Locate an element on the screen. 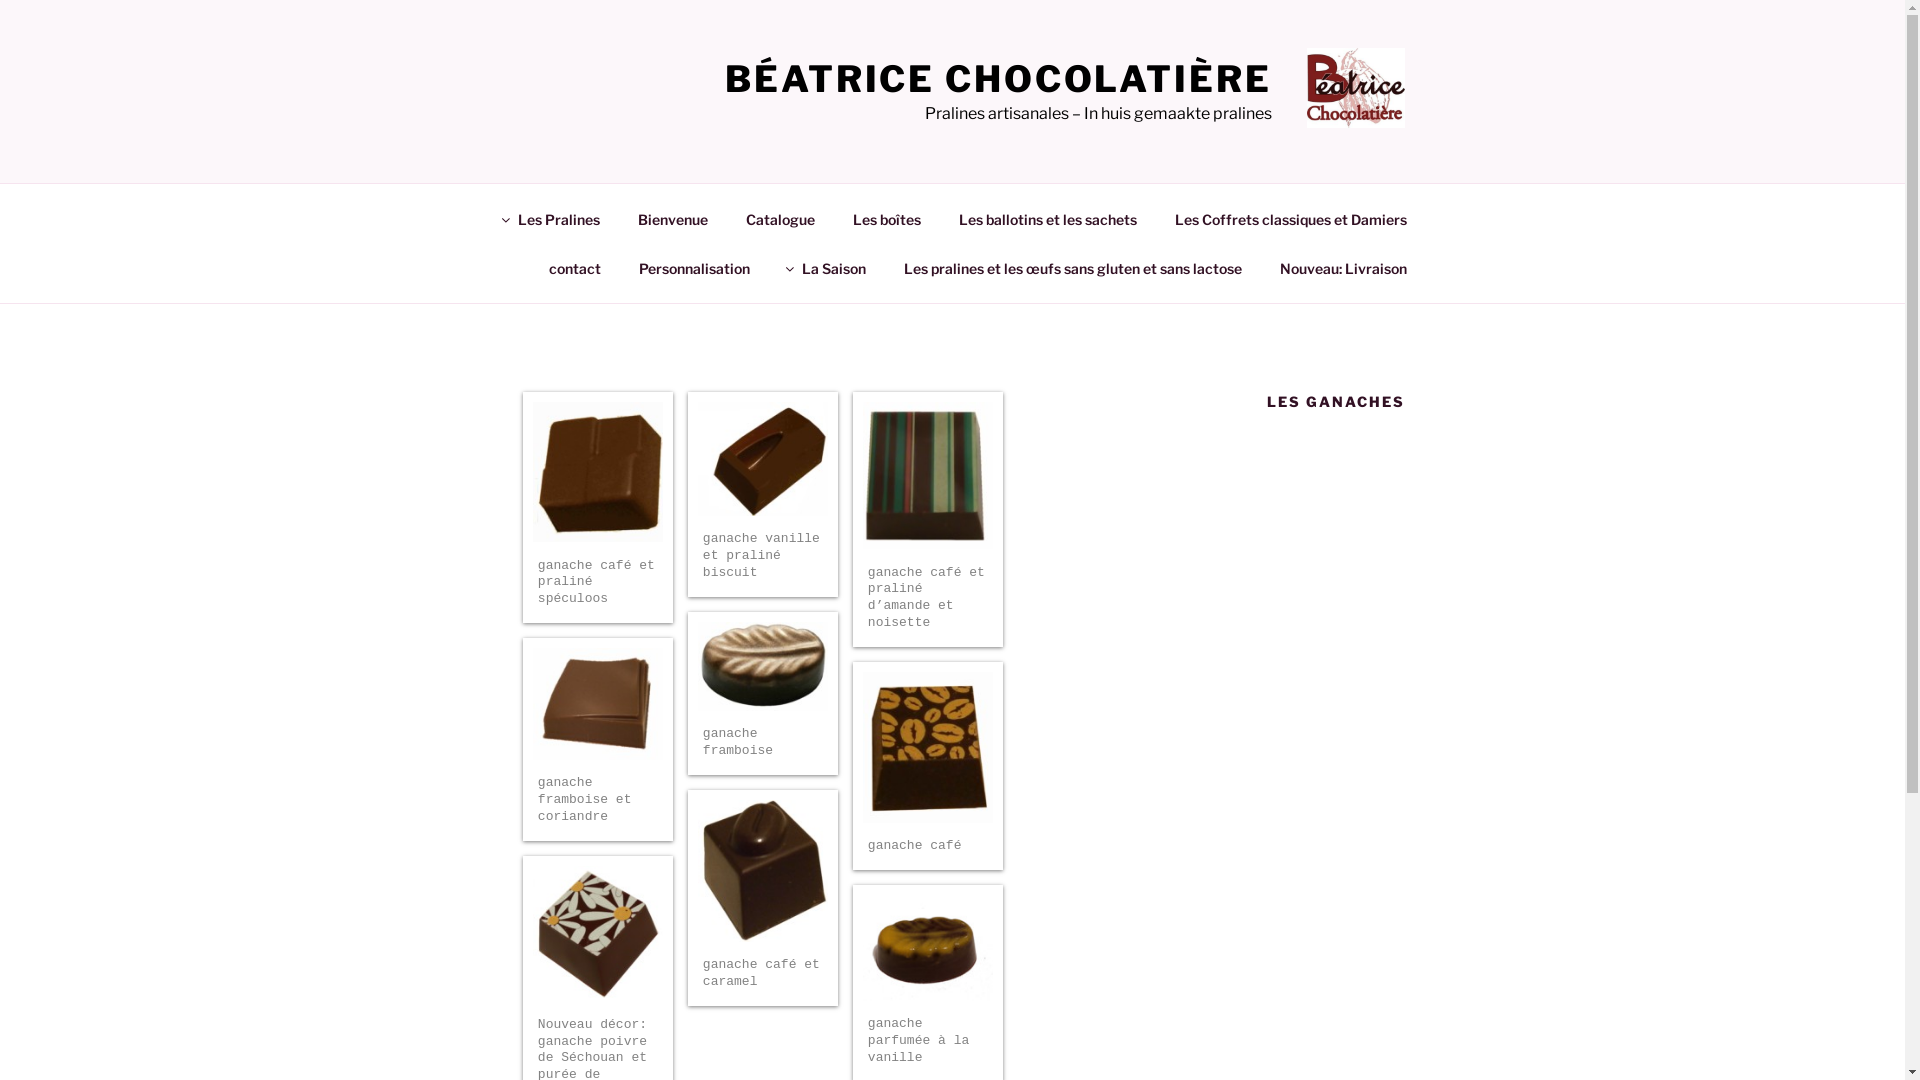 Image resolution: width=1920 pixels, height=1080 pixels. 'contact' is located at coordinates (574, 267).